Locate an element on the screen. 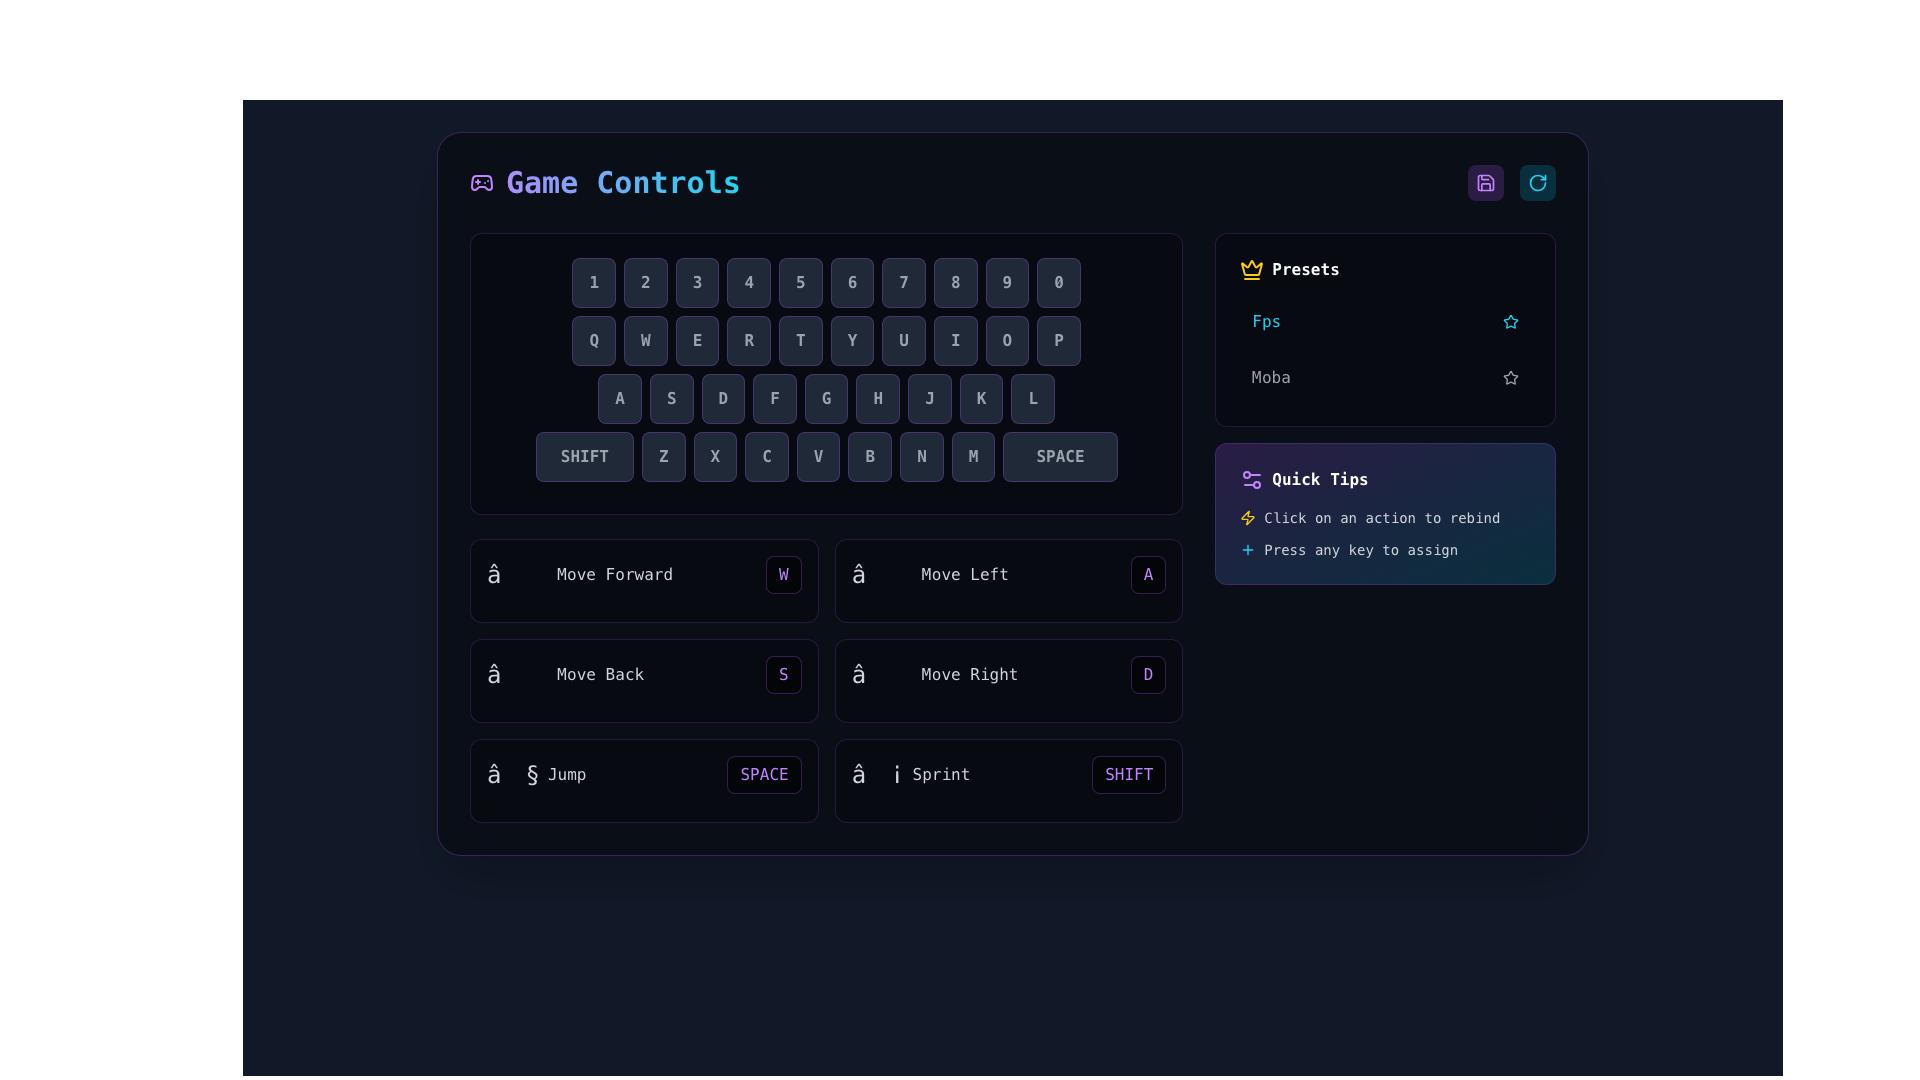 The image size is (1920, 1080). the purple floppy disk save icon located in the top-right corner of the interface is located at coordinates (1486, 182).